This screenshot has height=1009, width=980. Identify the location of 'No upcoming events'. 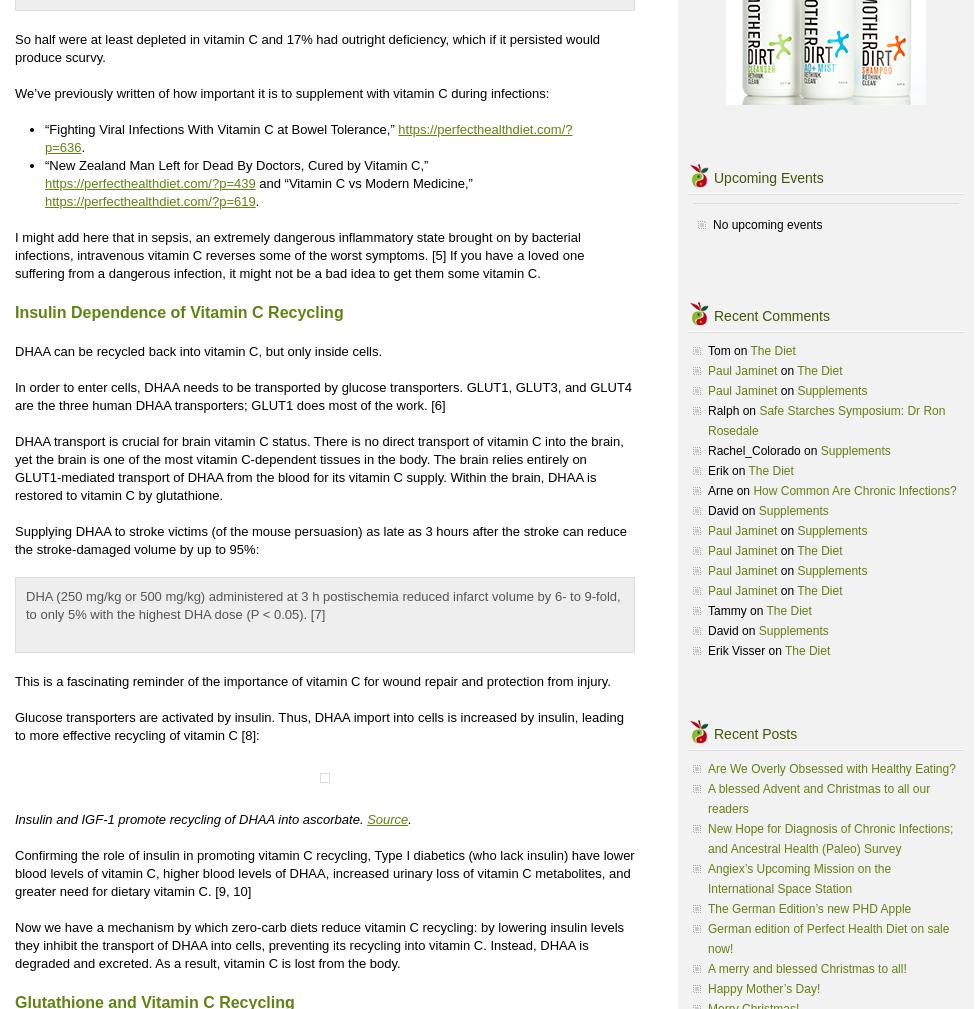
(767, 224).